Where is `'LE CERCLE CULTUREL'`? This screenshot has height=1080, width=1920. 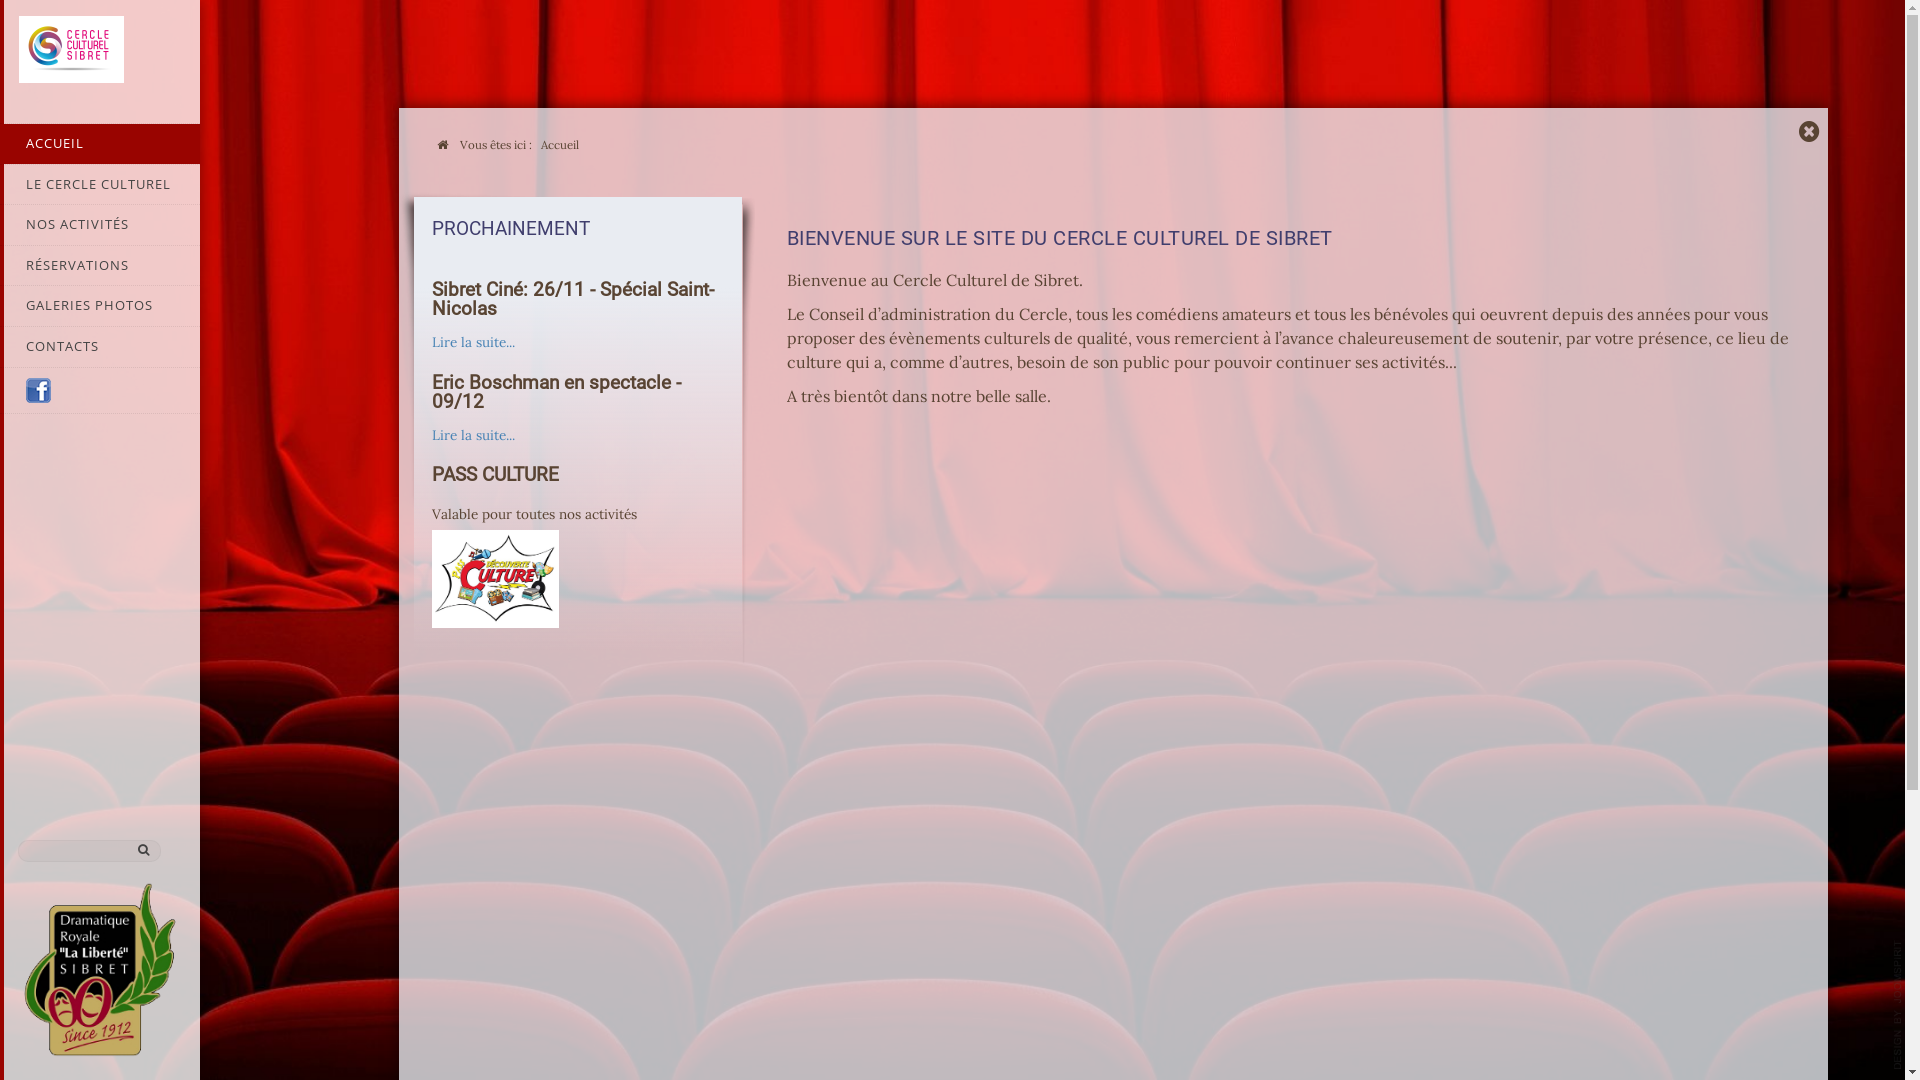 'LE CERCLE CULTUREL' is located at coordinates (99, 185).